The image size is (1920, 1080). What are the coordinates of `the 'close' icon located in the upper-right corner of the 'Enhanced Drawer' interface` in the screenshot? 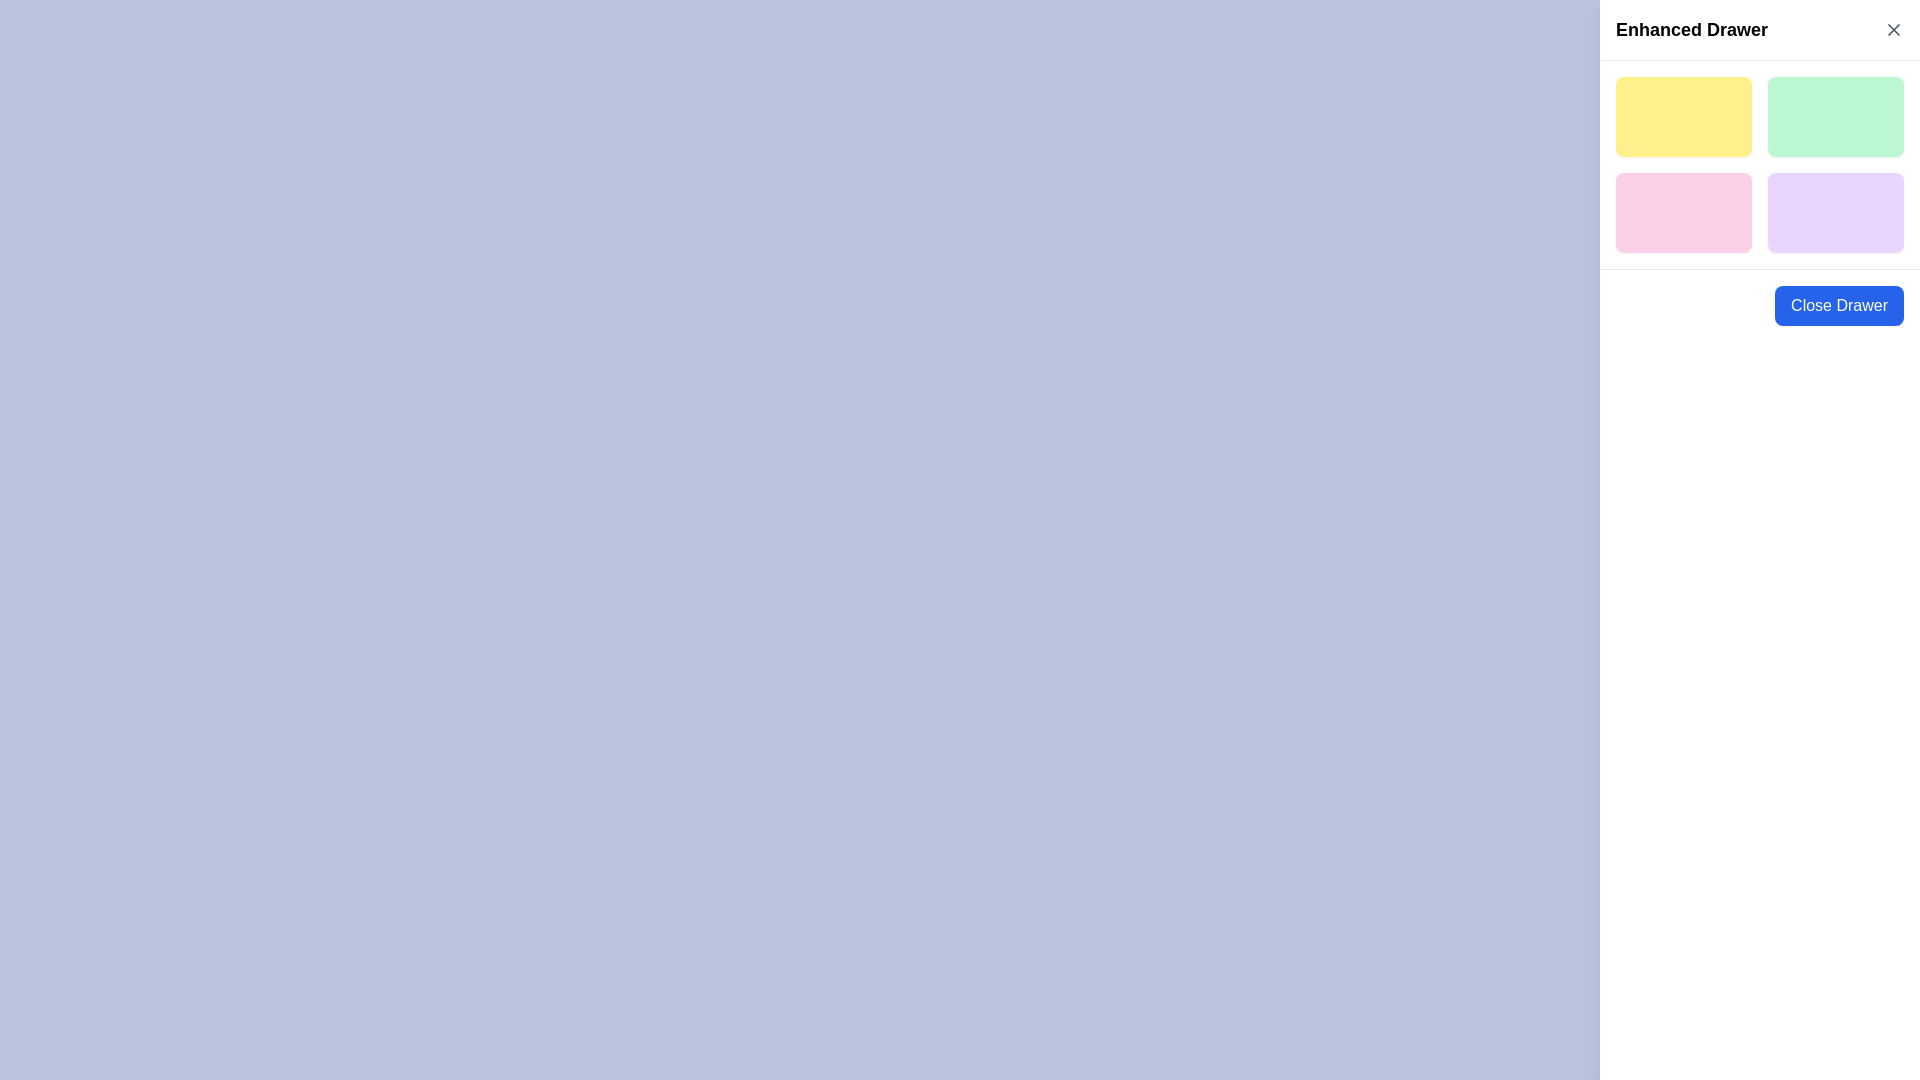 It's located at (1893, 30).